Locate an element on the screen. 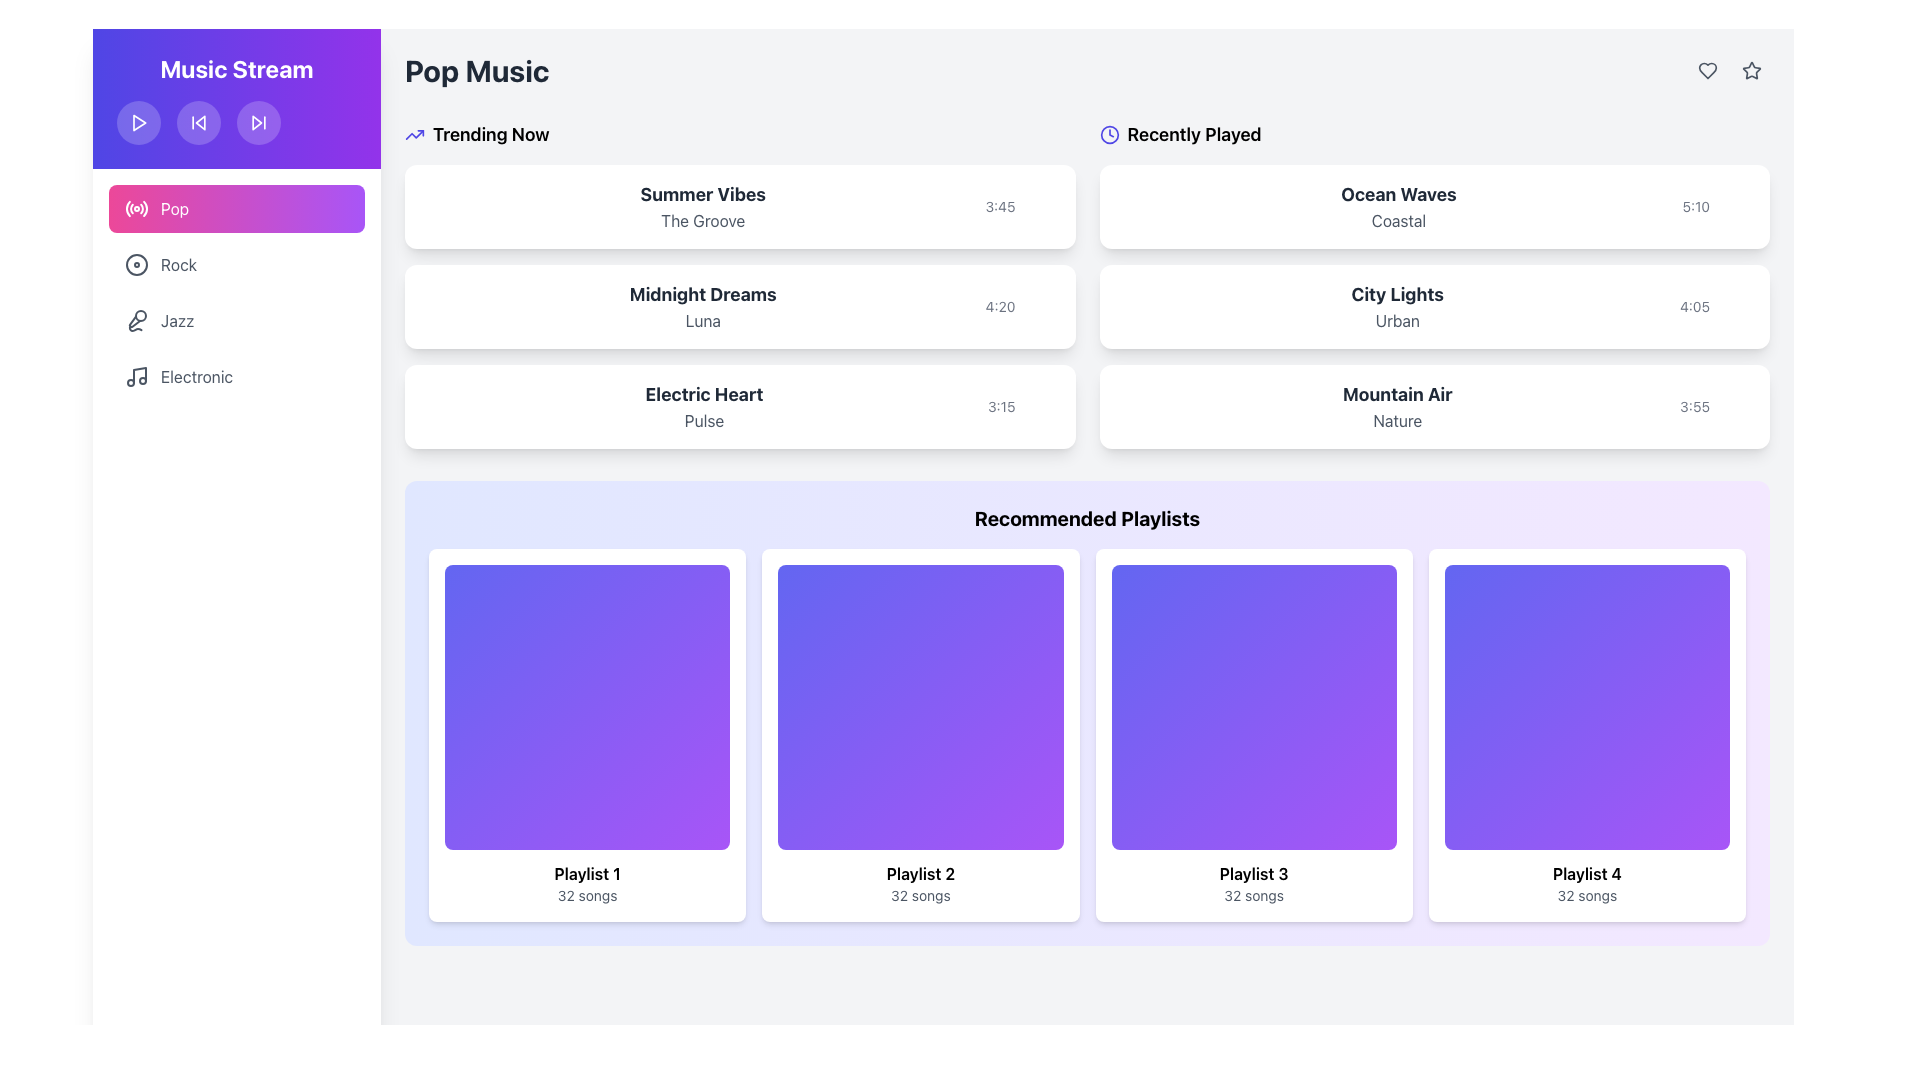  the 'Jazz' music category button, which is the third entry in the vertical list under the 'Music Stream' section is located at coordinates (236, 319).